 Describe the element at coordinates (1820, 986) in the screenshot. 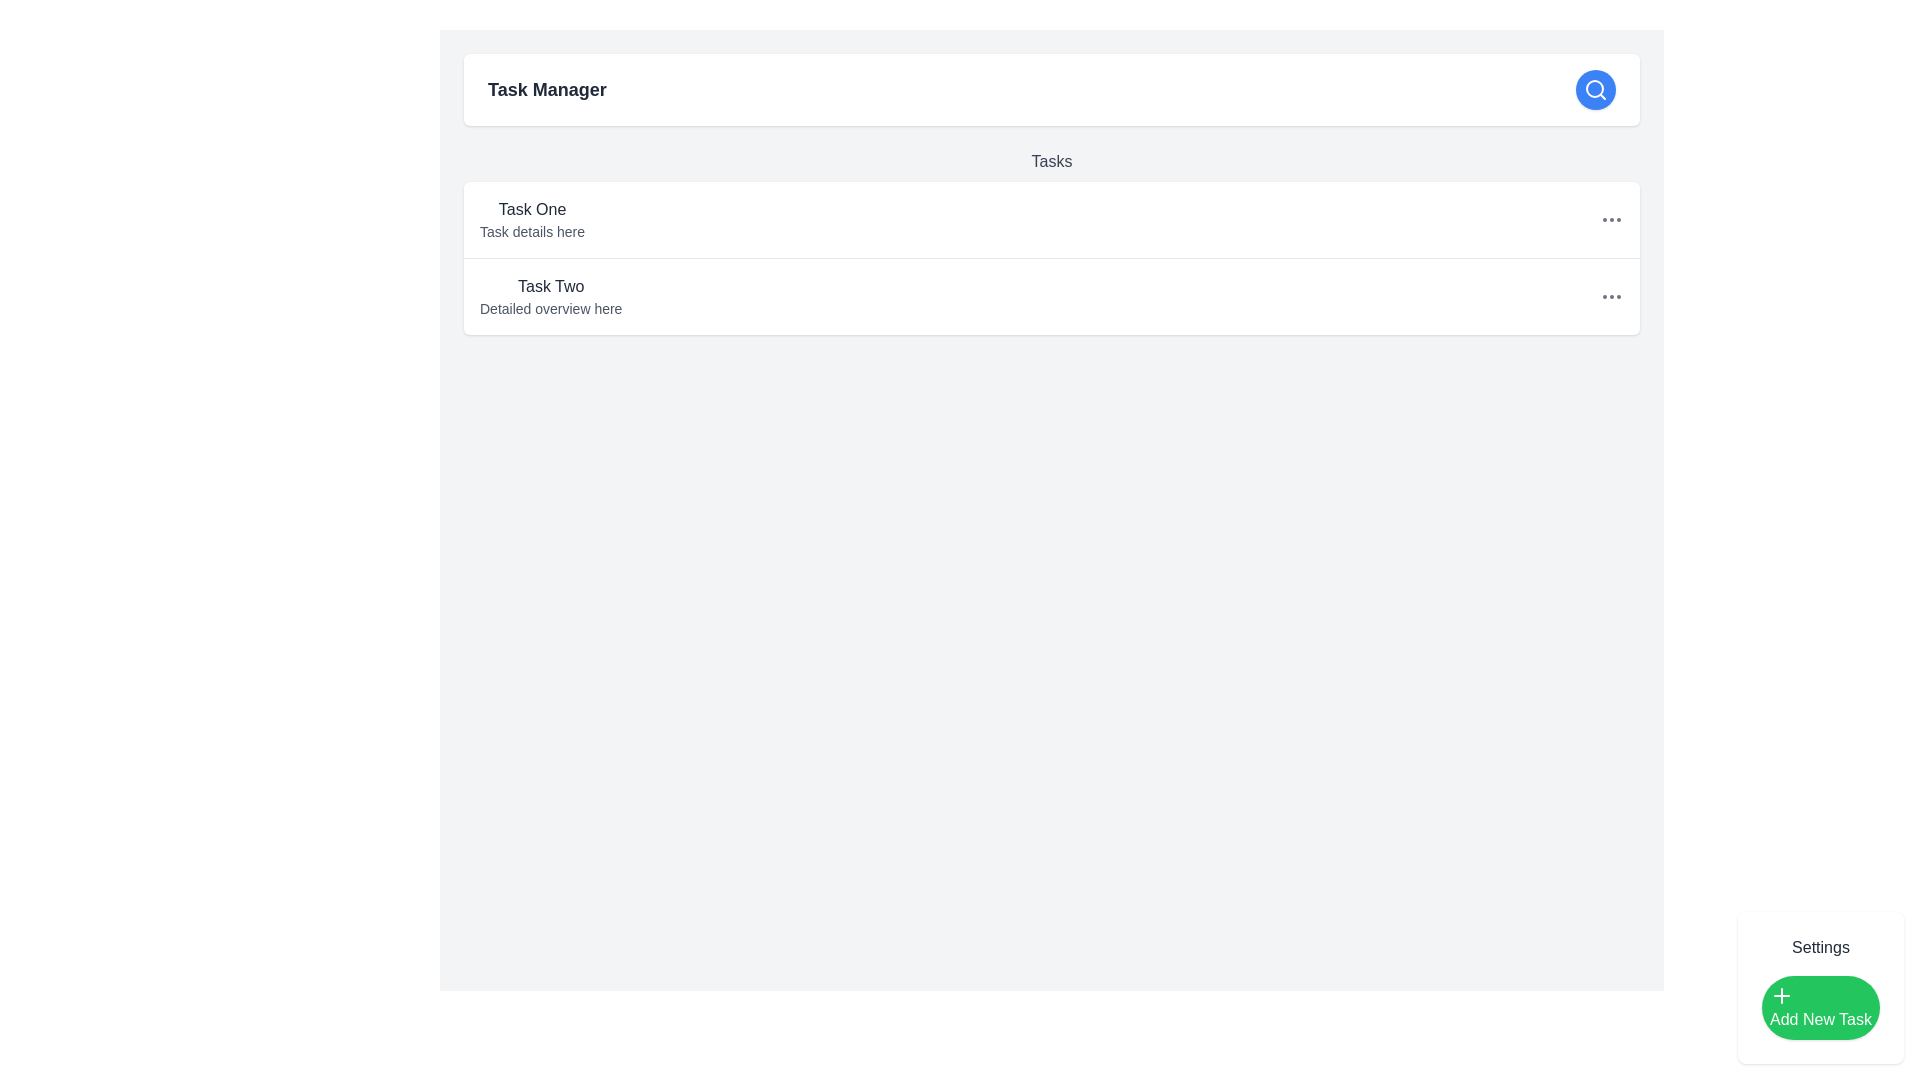

I see `the 'Add New Task' button located in the bottom-right corner of the settings interface` at that location.